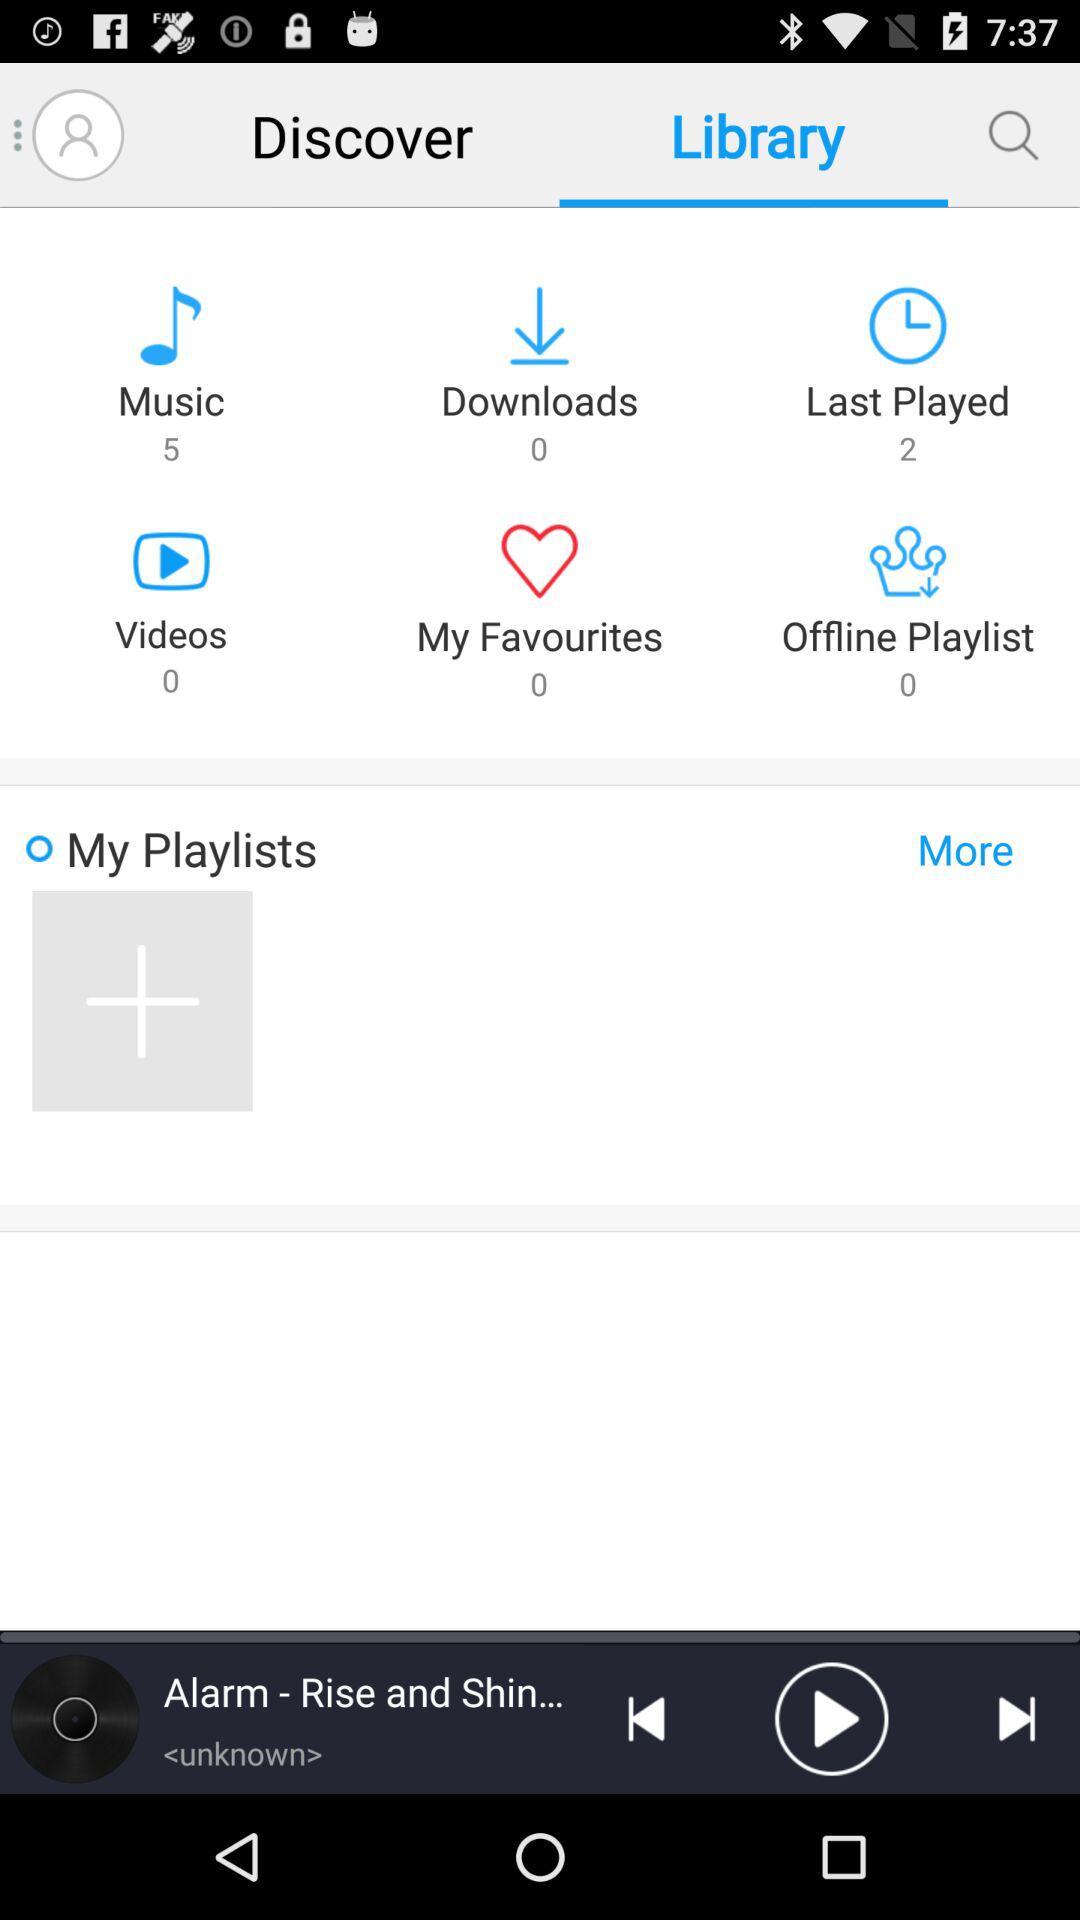  Describe the element at coordinates (77, 143) in the screenshot. I see `the avatar icon` at that location.